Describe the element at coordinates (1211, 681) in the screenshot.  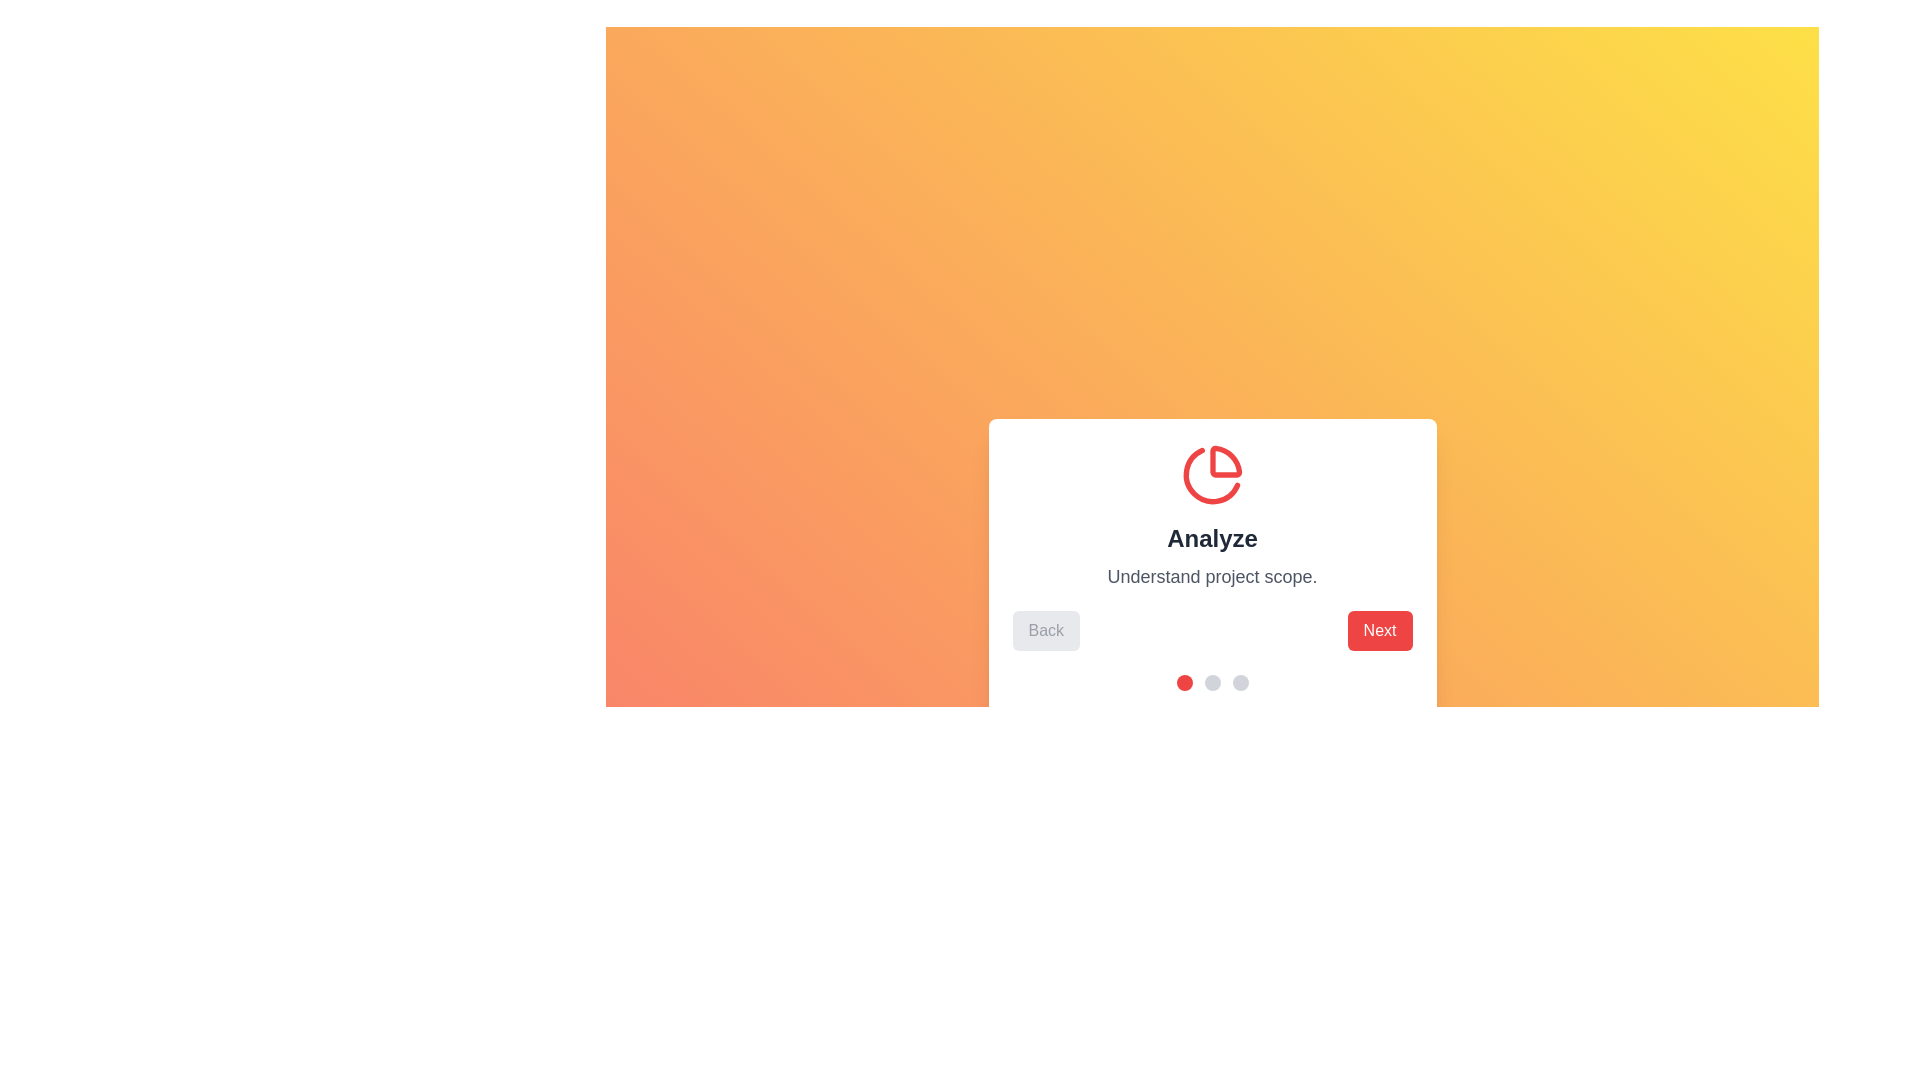
I see `the progress dot corresponding to stage 2` at that location.